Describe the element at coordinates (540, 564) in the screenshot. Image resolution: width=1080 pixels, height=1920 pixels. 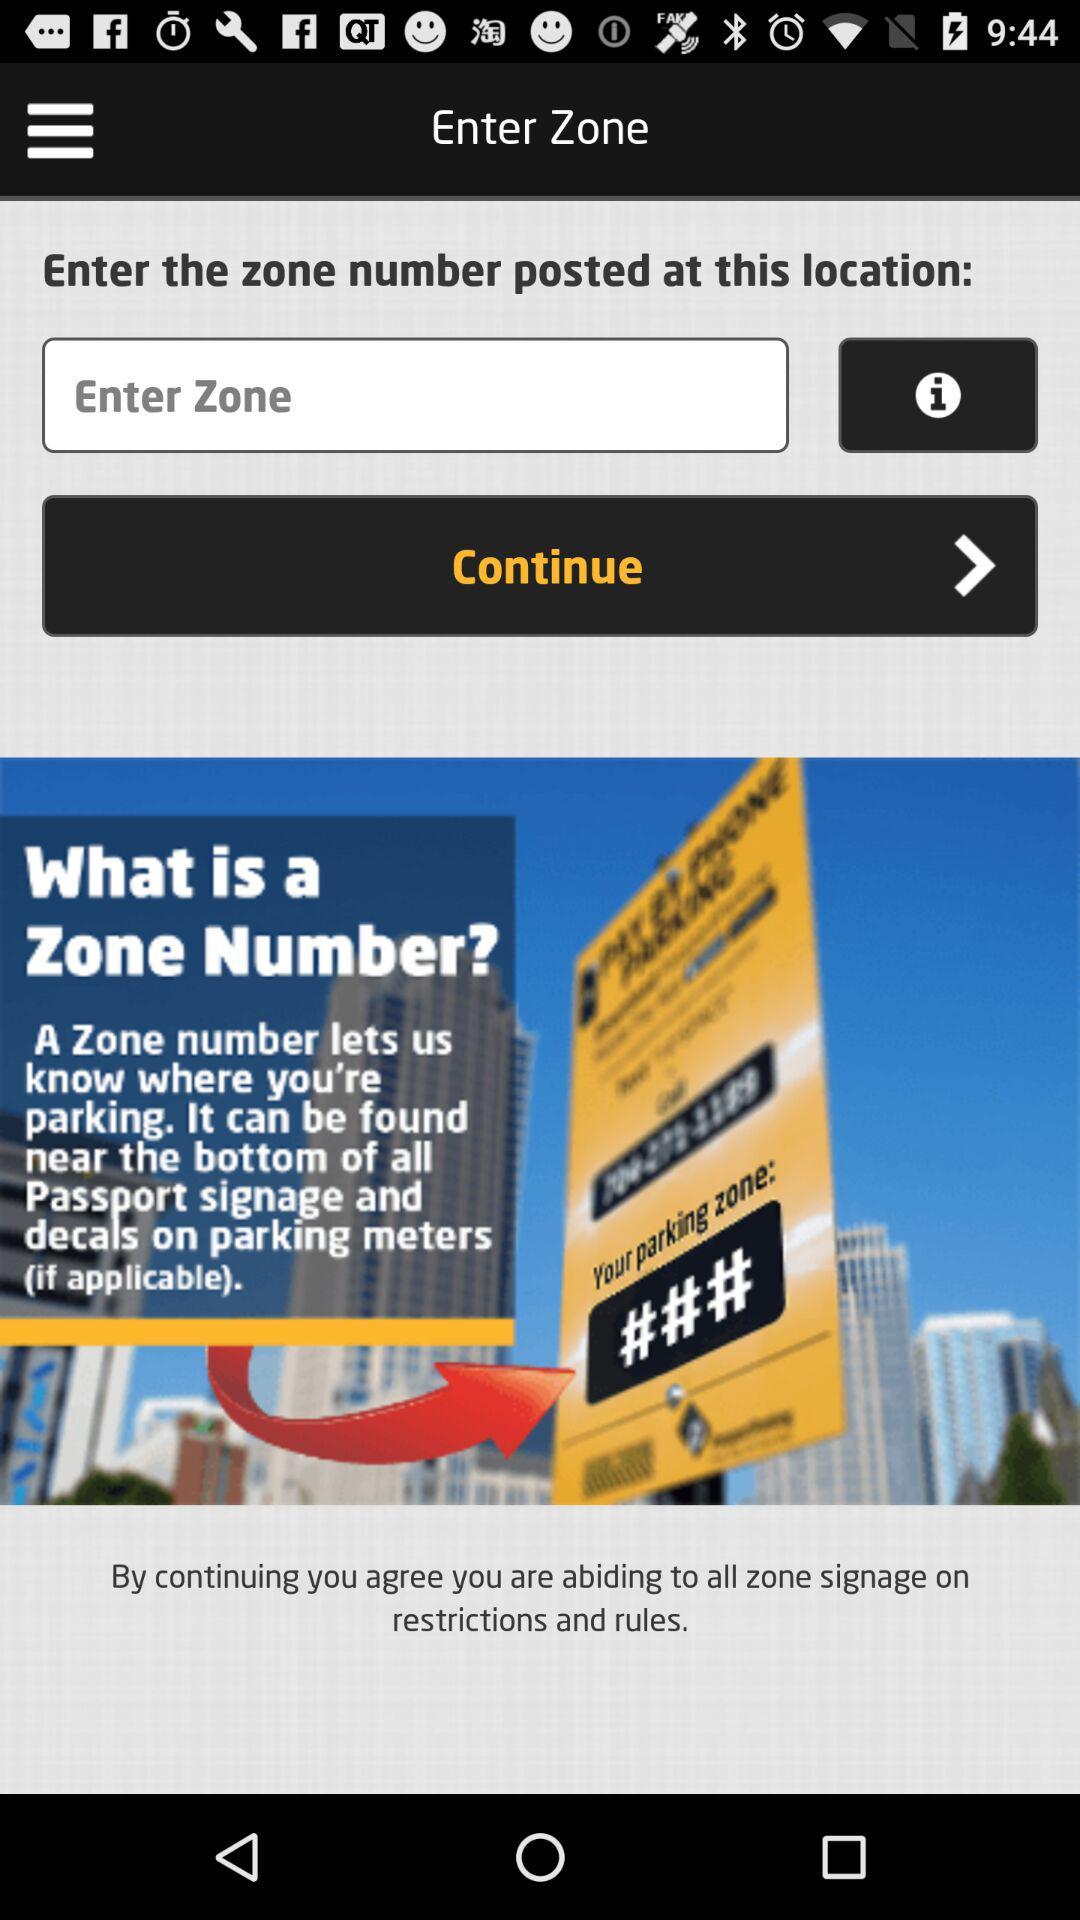
I see `the continue` at that location.